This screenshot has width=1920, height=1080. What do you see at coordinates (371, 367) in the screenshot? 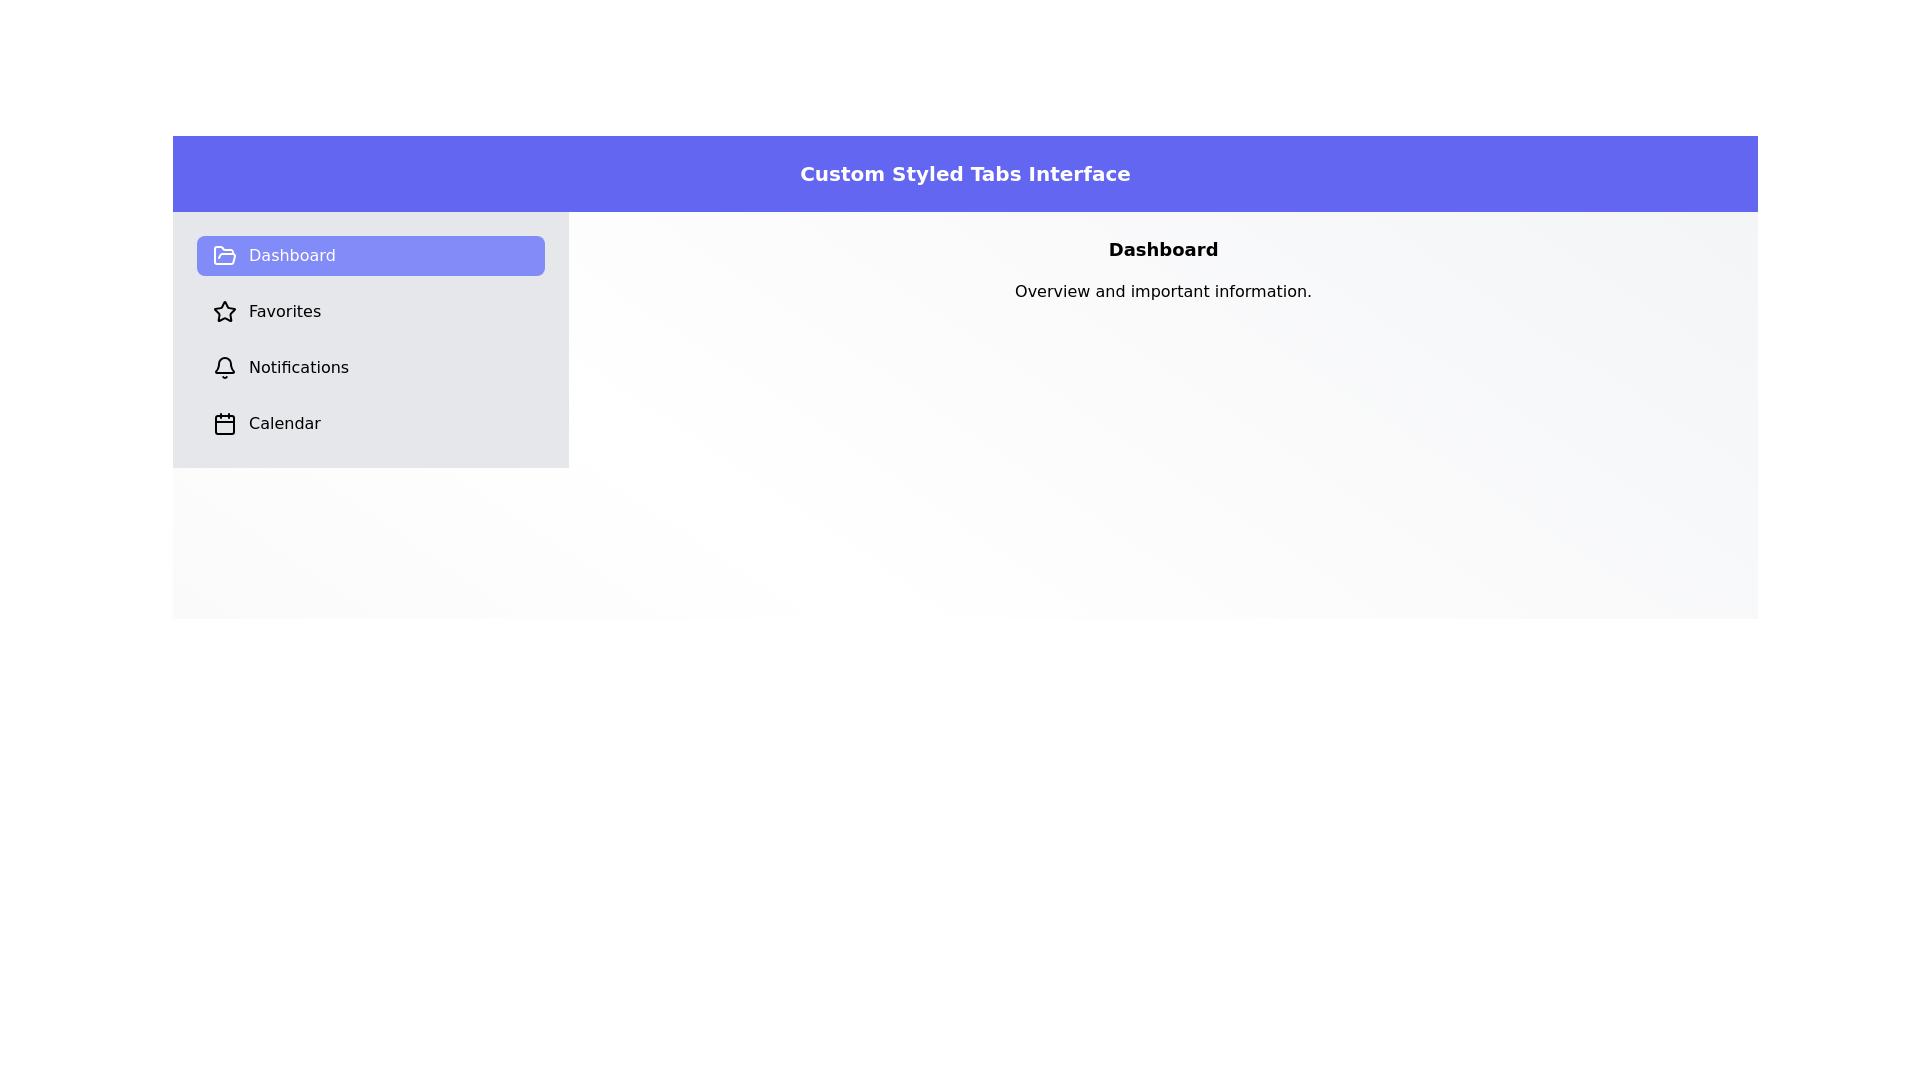
I see `the tab labeled 'Notifications' to observe the hover effect` at bounding box center [371, 367].